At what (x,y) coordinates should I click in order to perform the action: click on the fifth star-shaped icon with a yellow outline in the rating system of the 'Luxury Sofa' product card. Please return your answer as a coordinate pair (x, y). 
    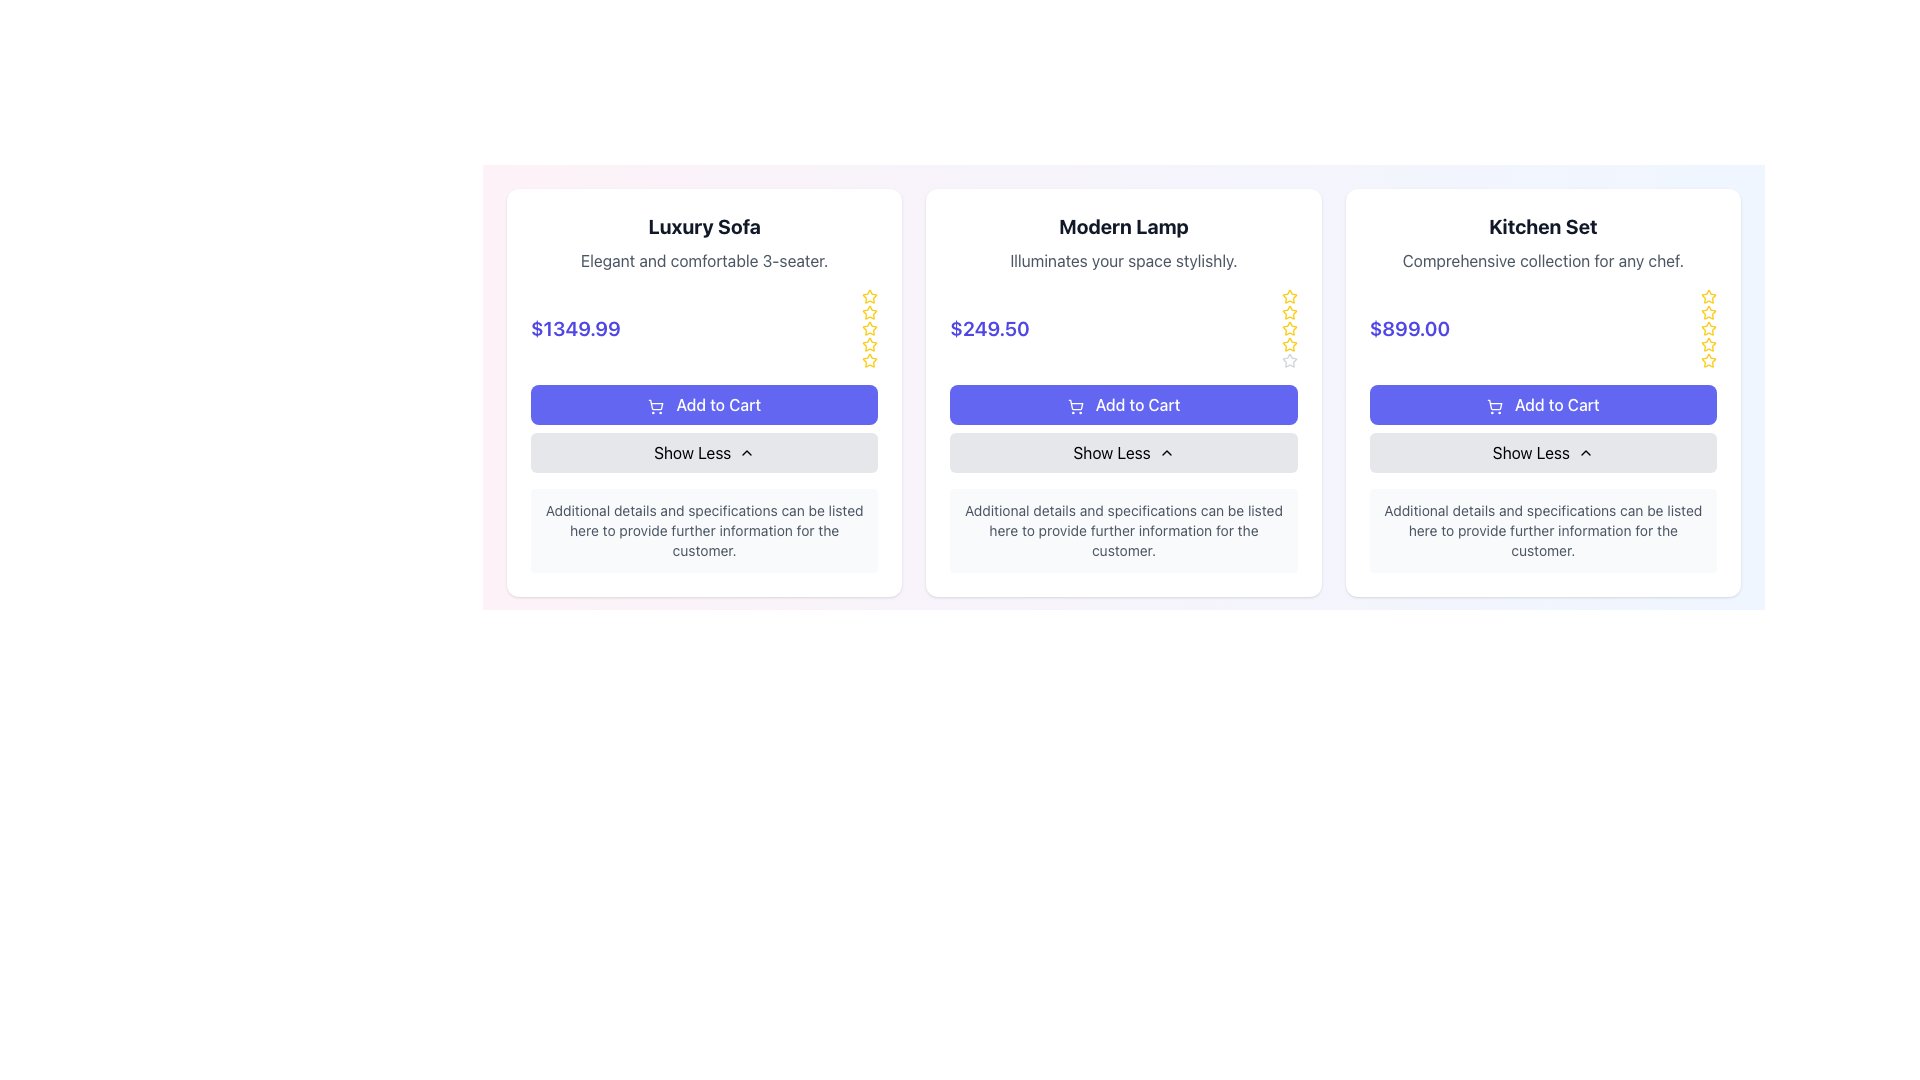
    Looking at the image, I should click on (870, 361).